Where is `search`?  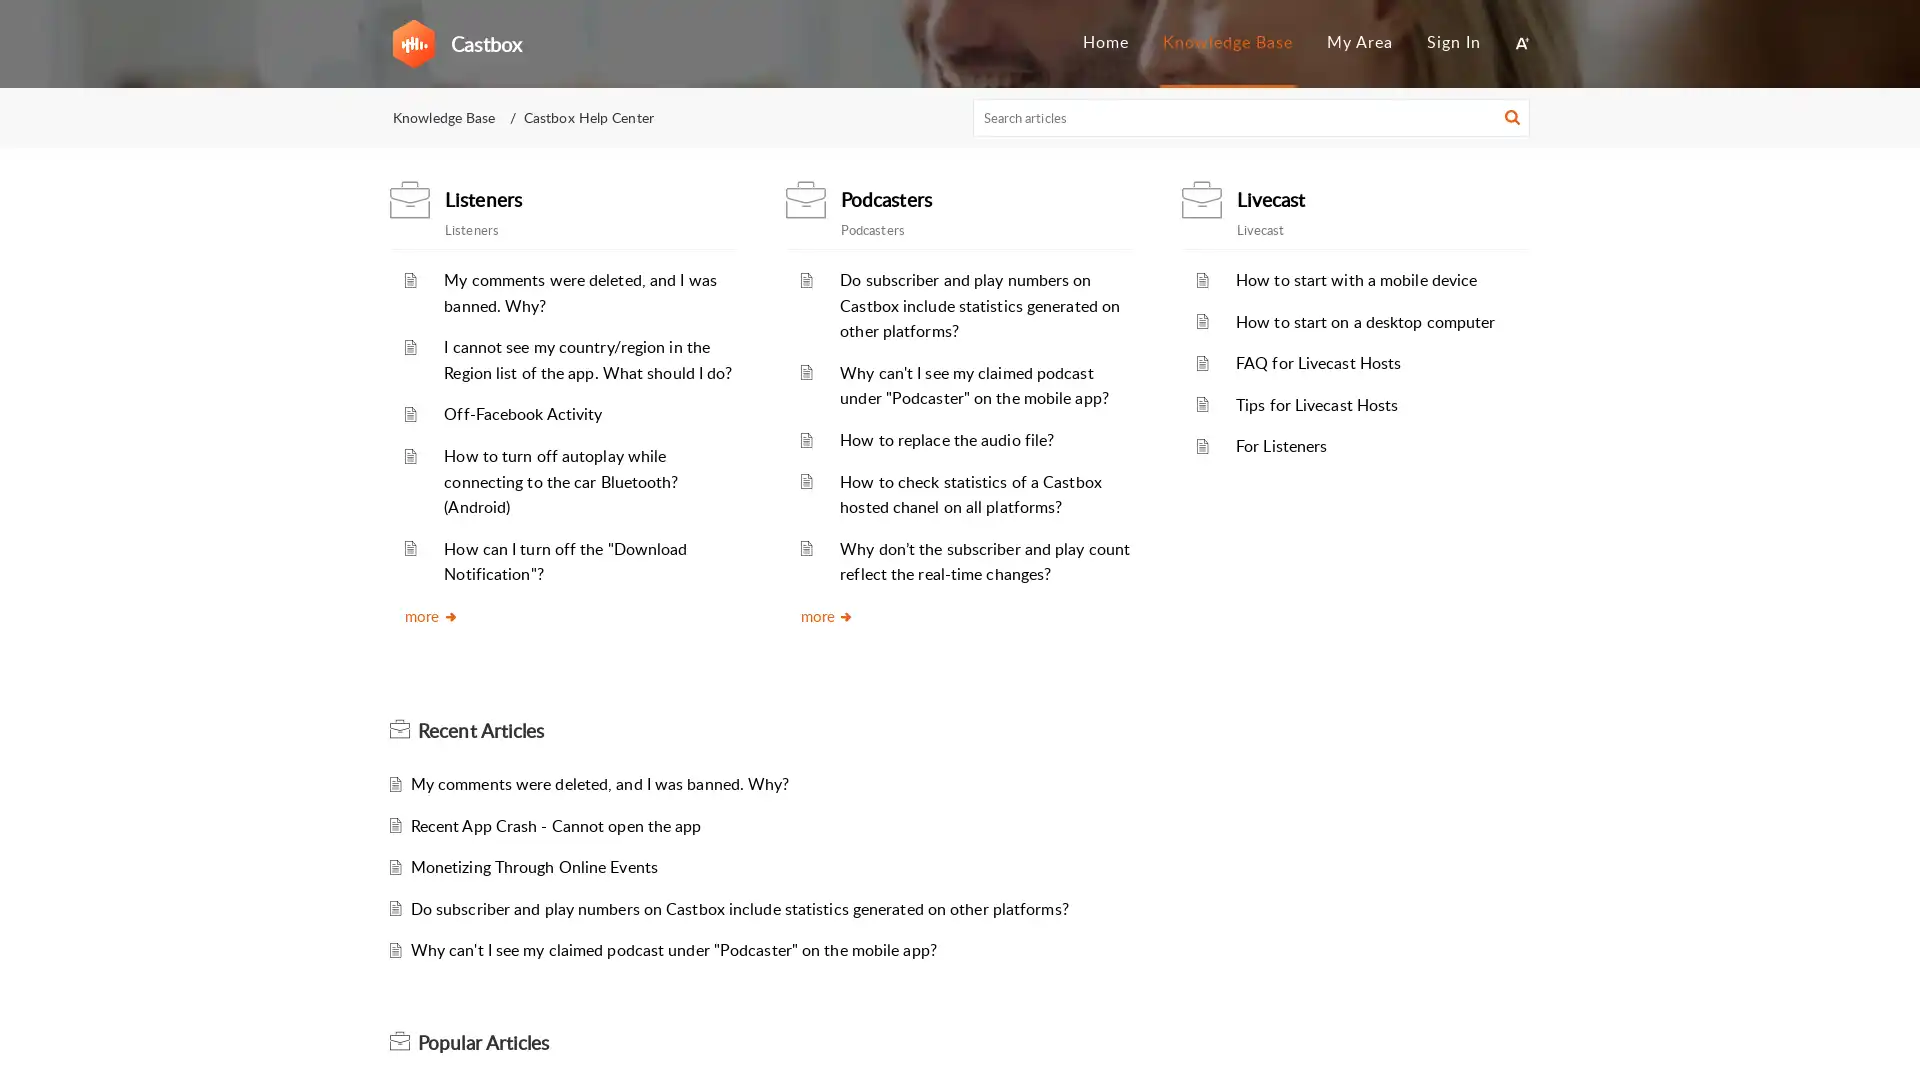
search is located at coordinates (1512, 120).